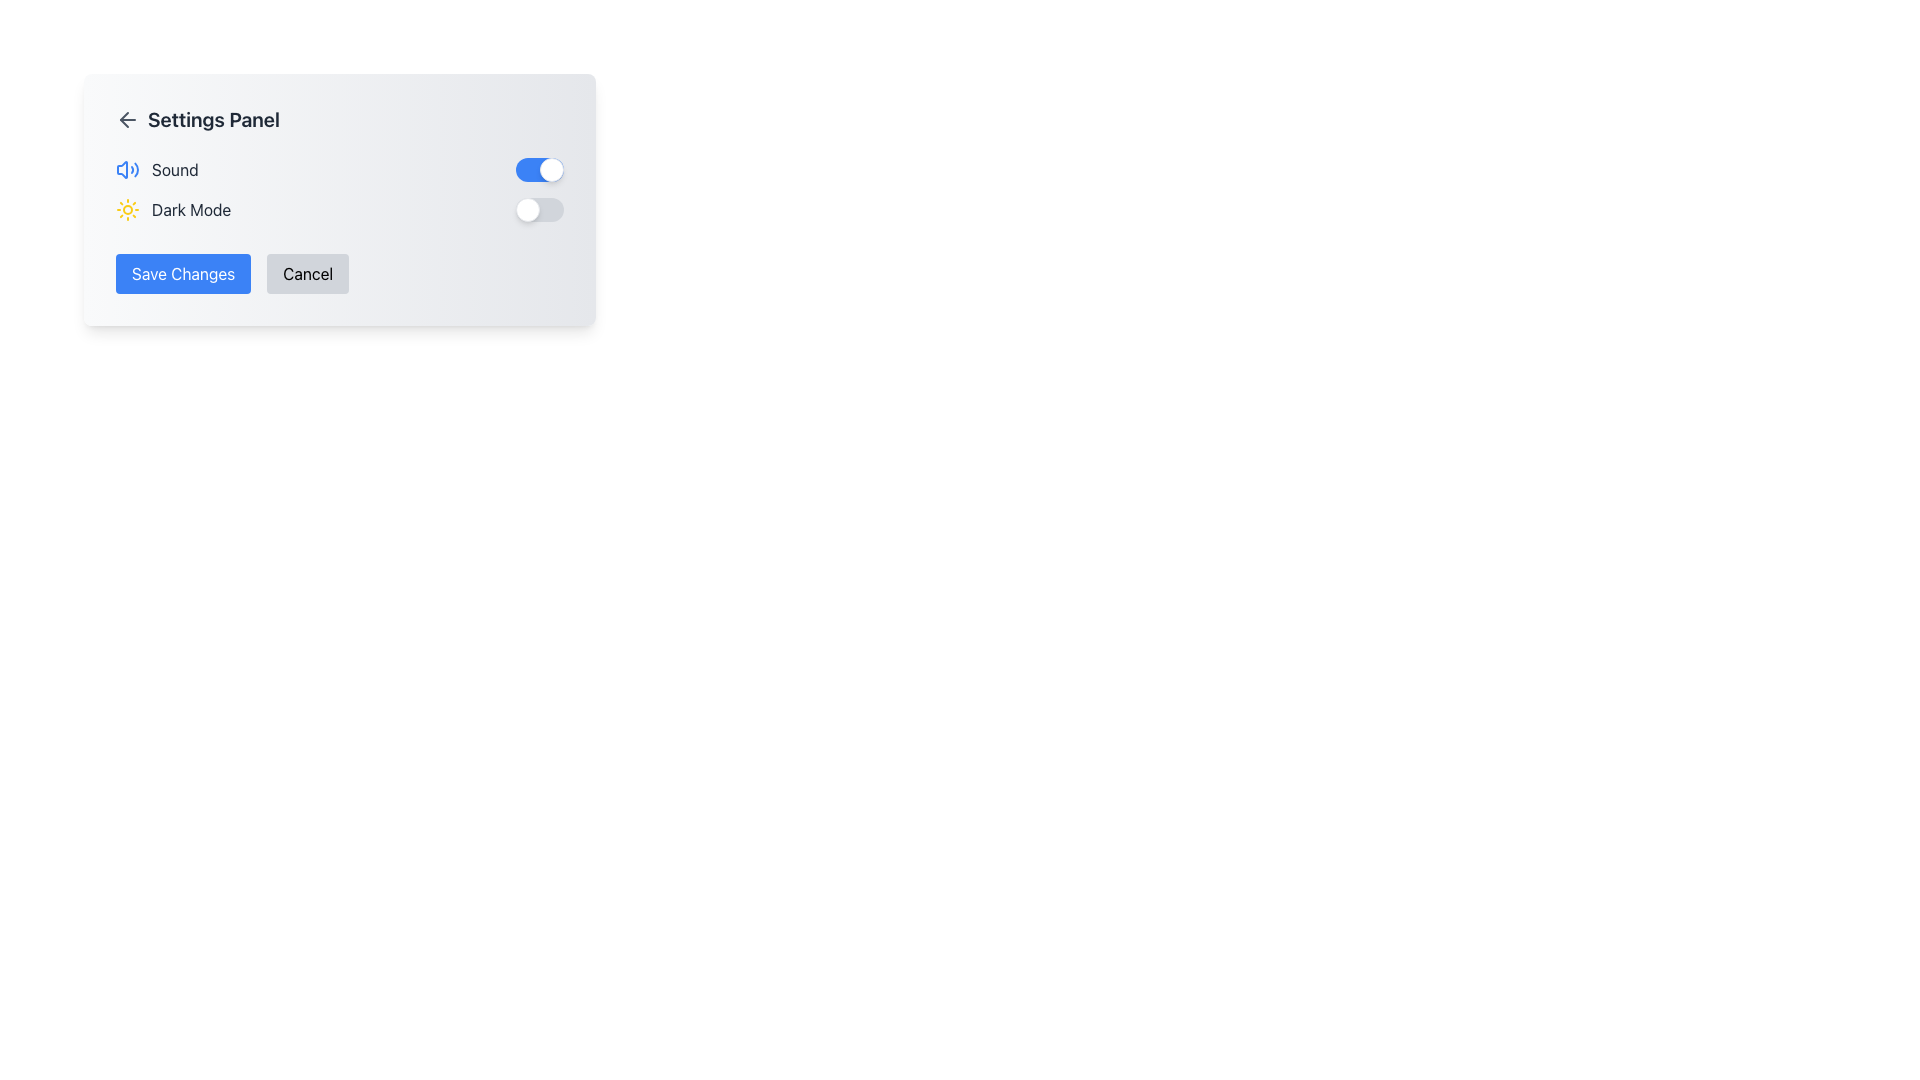 Image resolution: width=1920 pixels, height=1080 pixels. I want to click on the left-pointing gray arrow icon located at the far left of the 'Settings Panel' header, so click(127, 119).